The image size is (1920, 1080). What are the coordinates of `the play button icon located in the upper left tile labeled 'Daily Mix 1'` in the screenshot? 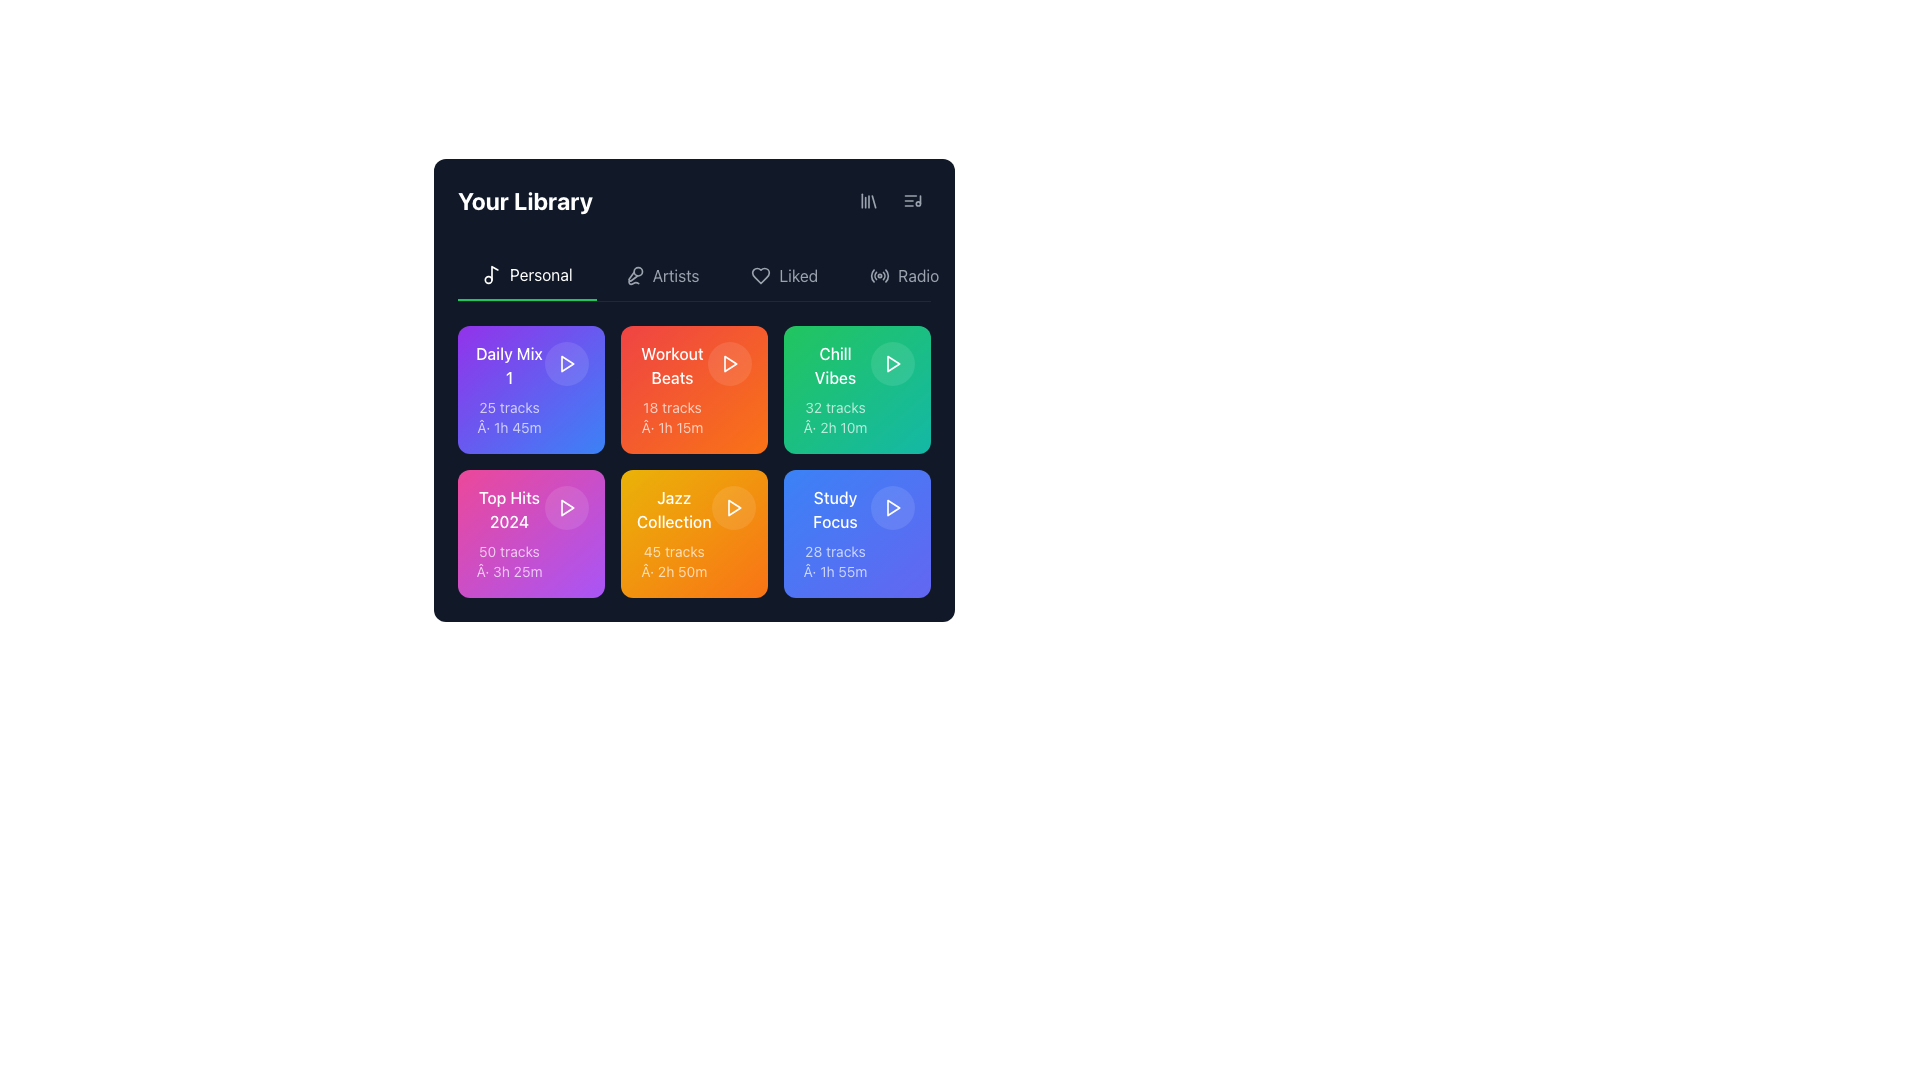 It's located at (566, 363).